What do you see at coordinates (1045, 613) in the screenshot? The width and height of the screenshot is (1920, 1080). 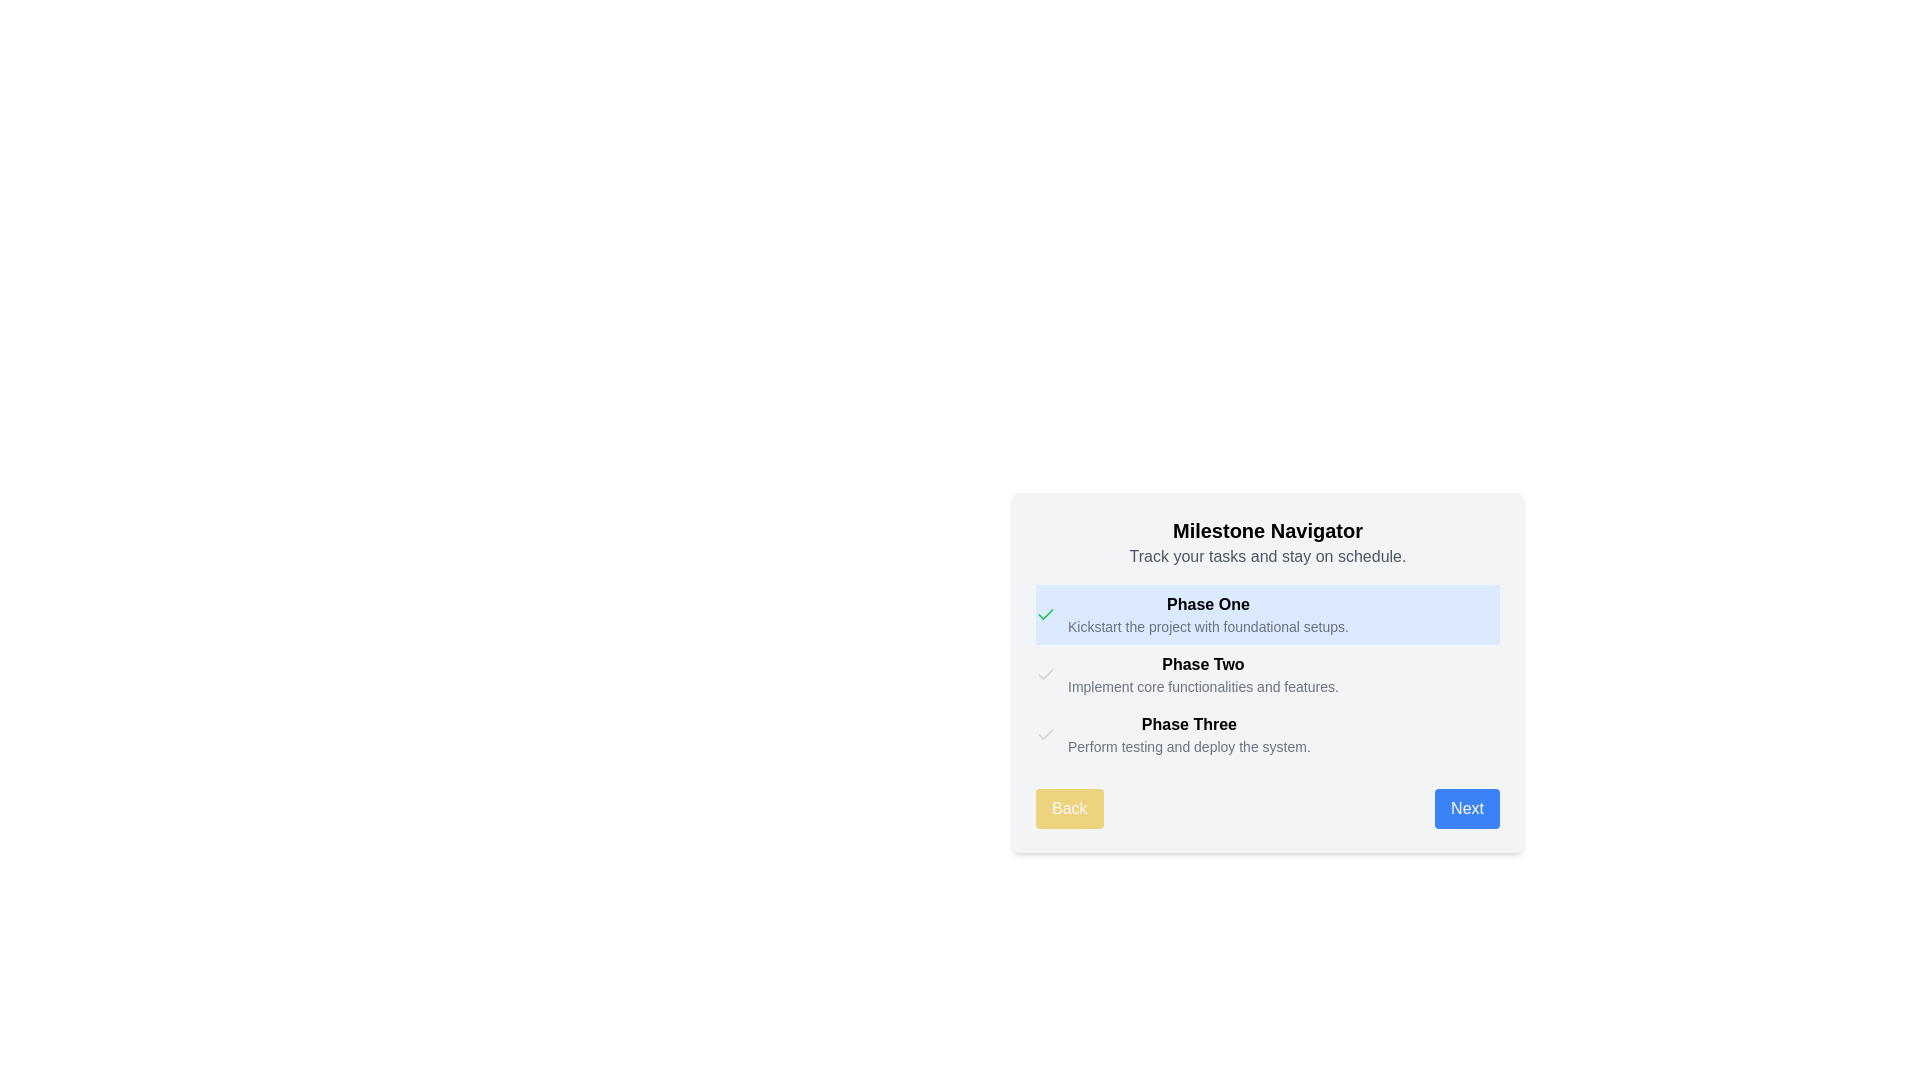 I see `the checkmark icon indicating completion of 'Phase One', which is positioned at the far left edge of the line preceding the bold 'Phase One' text label` at bounding box center [1045, 613].